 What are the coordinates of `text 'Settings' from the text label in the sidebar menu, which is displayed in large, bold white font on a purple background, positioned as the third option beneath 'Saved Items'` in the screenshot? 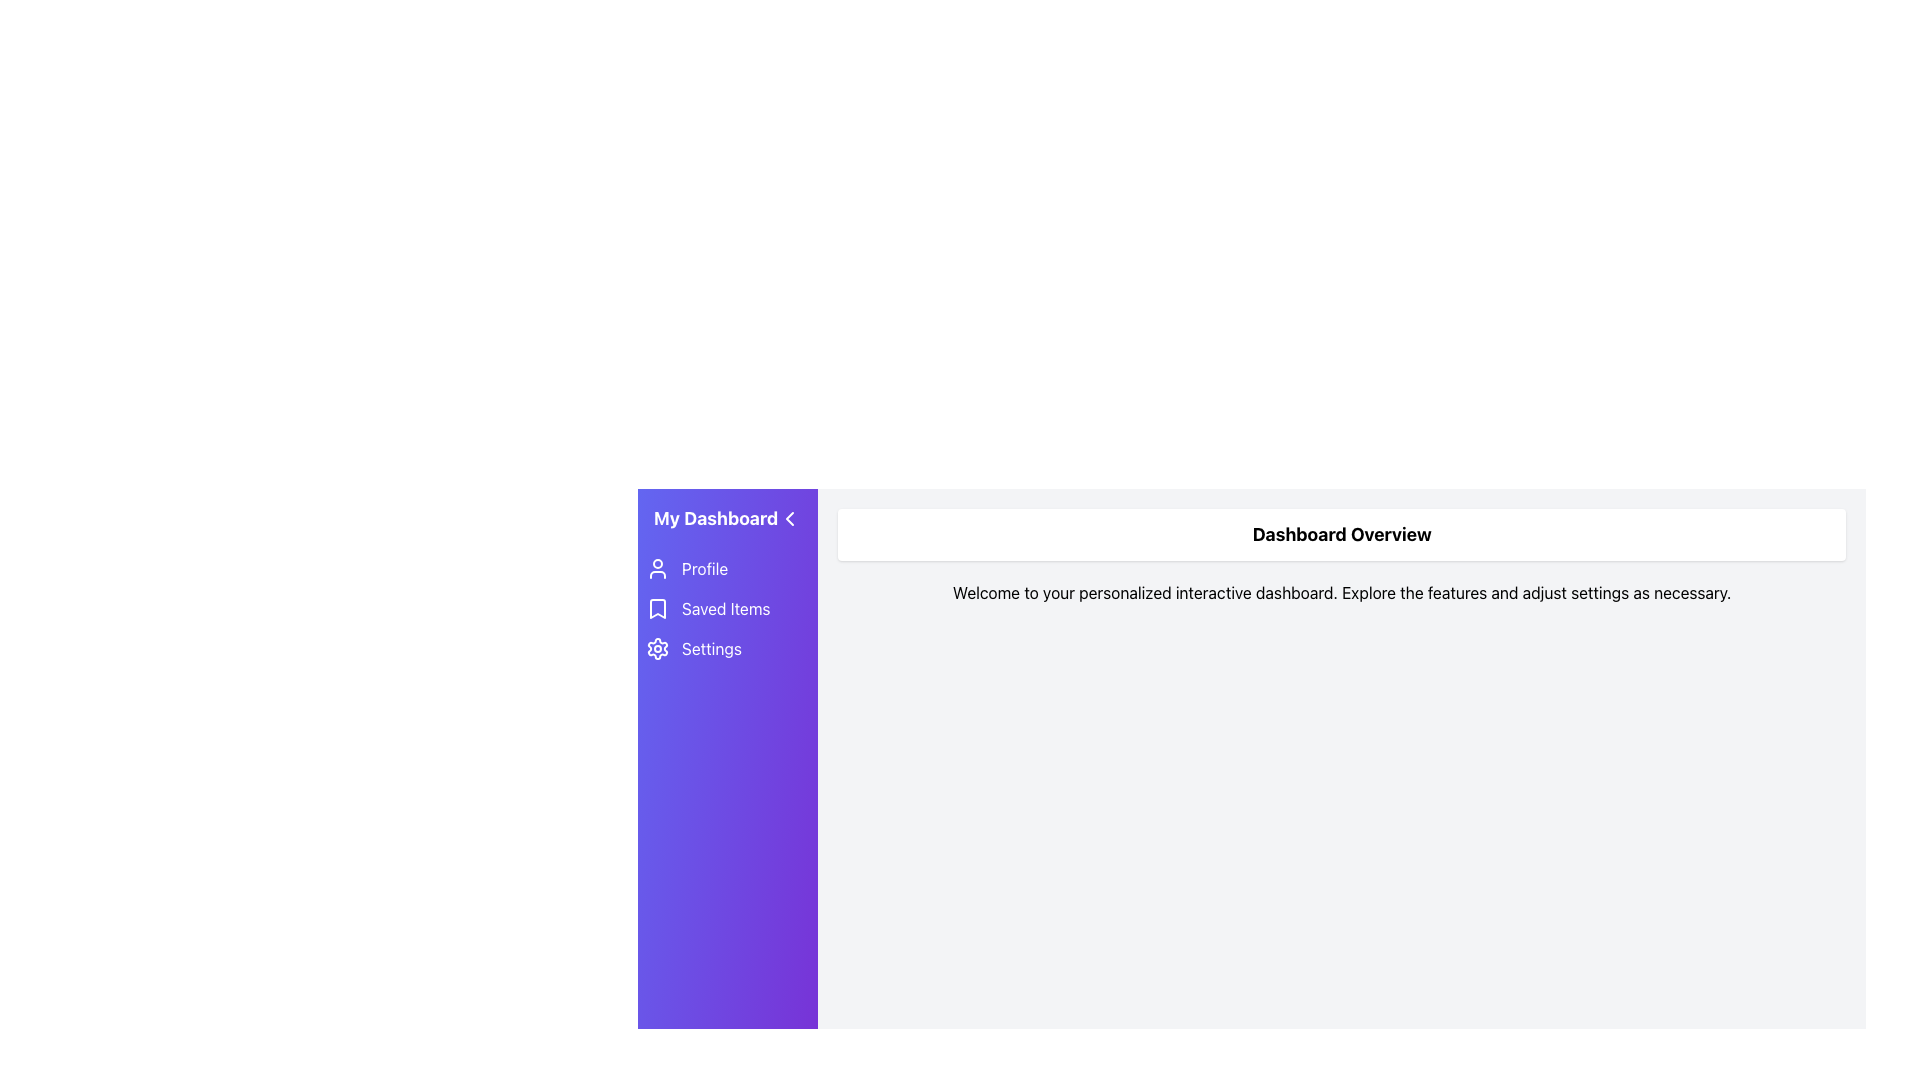 It's located at (711, 648).